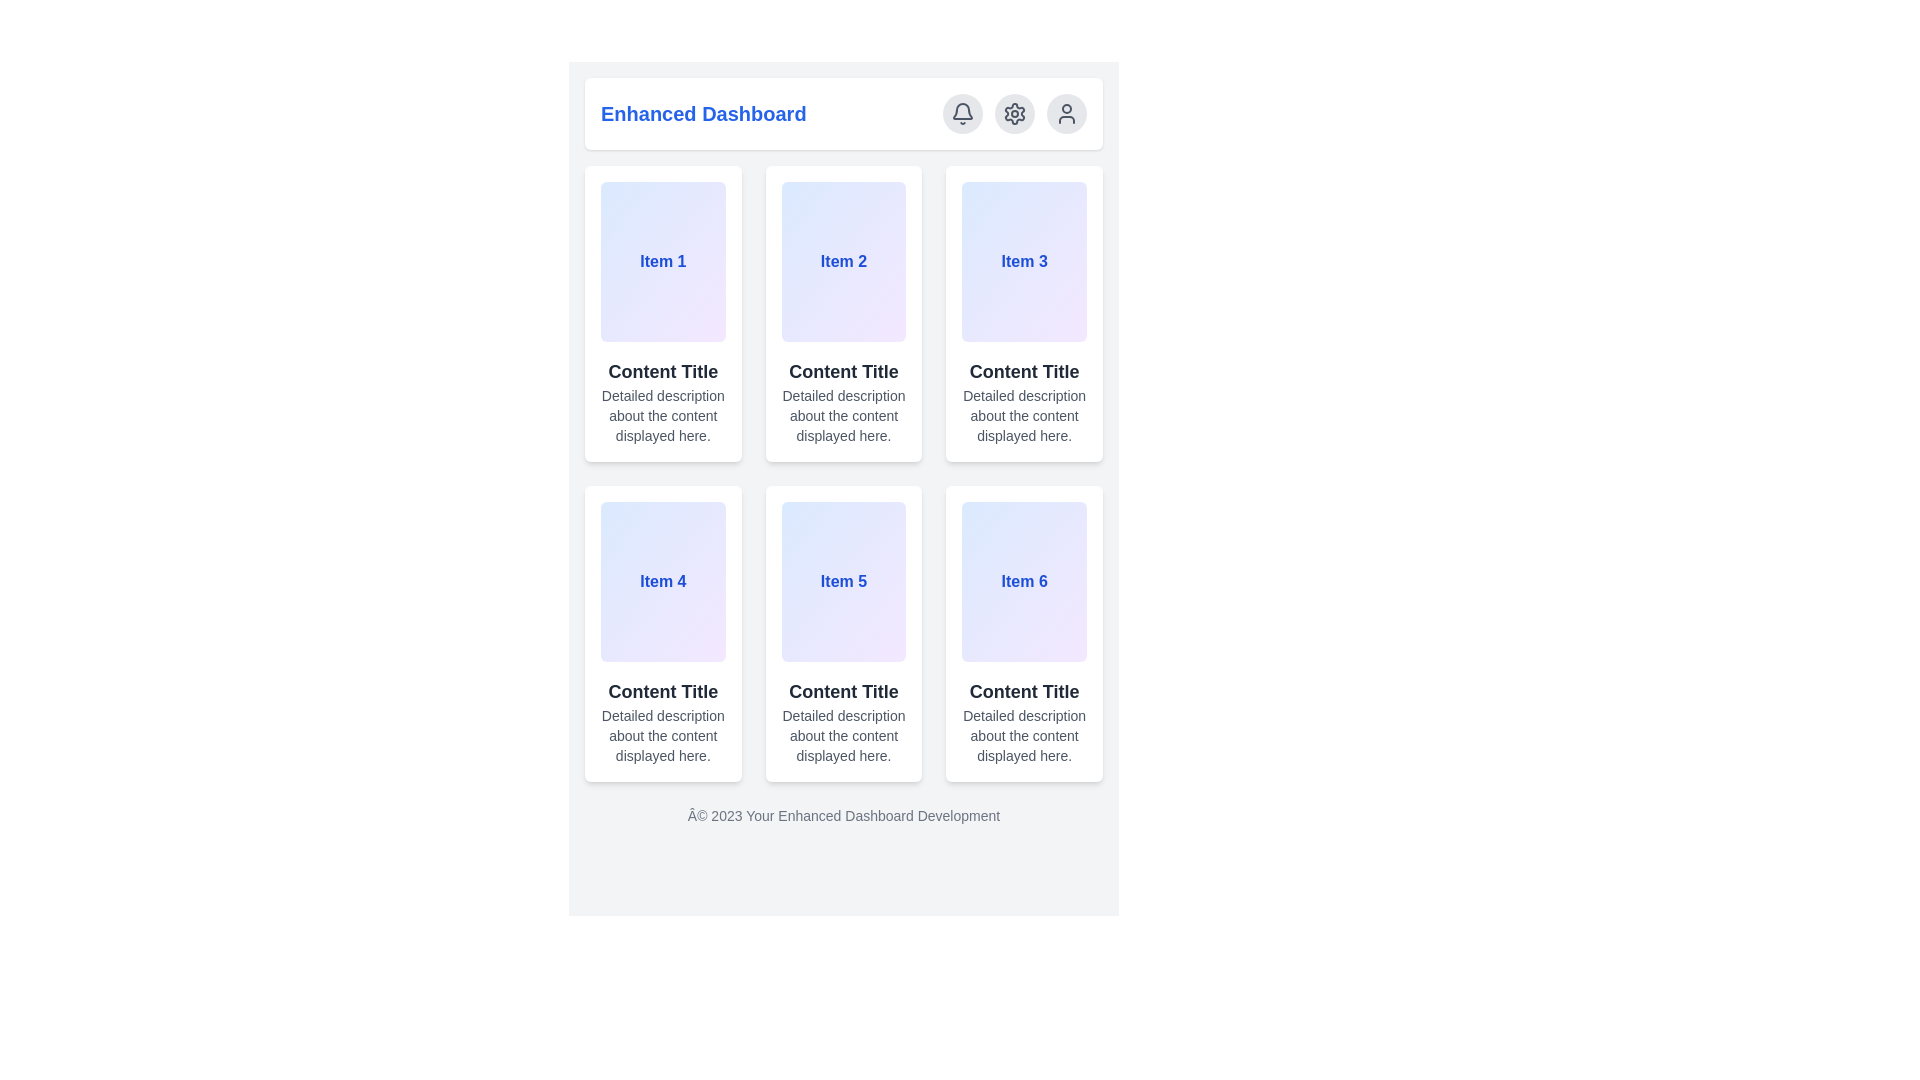 The width and height of the screenshot is (1920, 1080). I want to click on the text label that serves as the title for the card 'Item 6', positioned in the bottom-right corner of the grid layout, centrally aligned within its card, so click(1024, 690).